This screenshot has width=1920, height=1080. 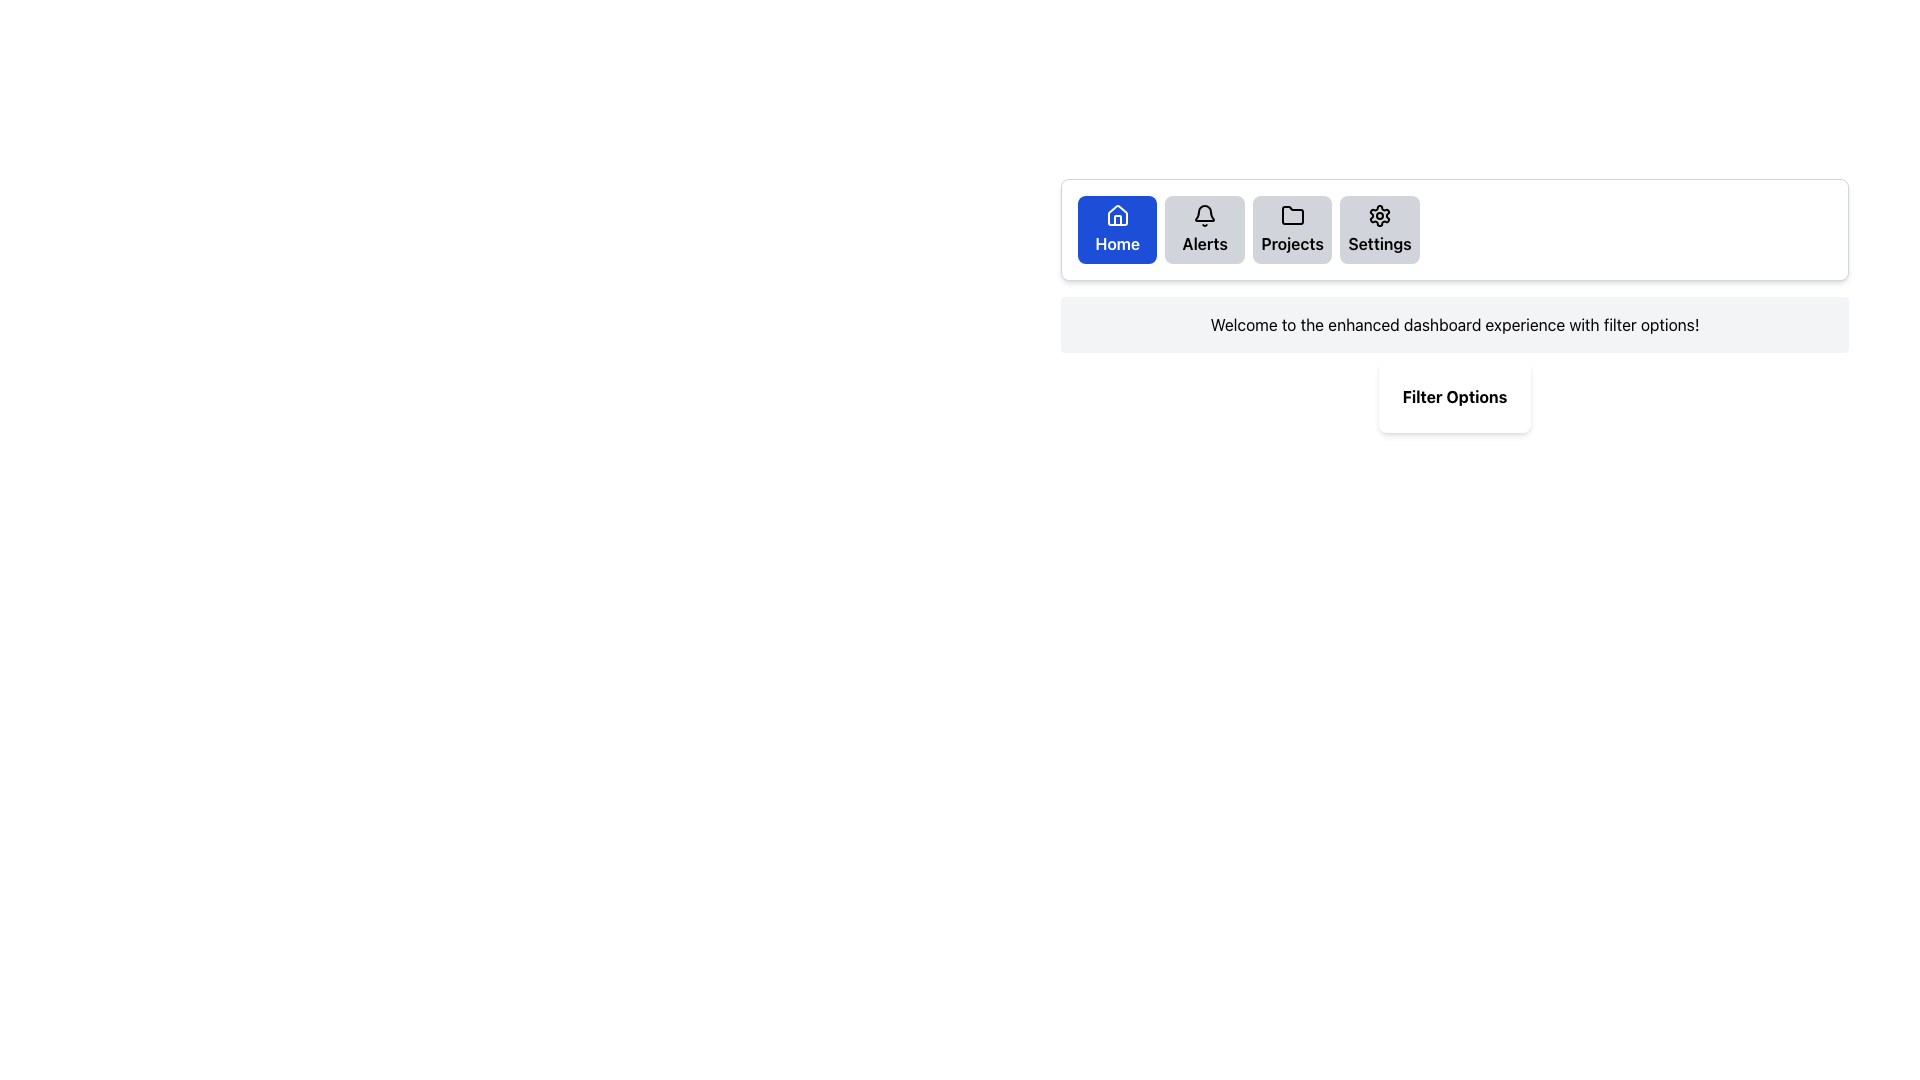 I want to click on the bell icon inside the 'Alerts' button, which signifies notifications or alerts, so click(x=1204, y=216).